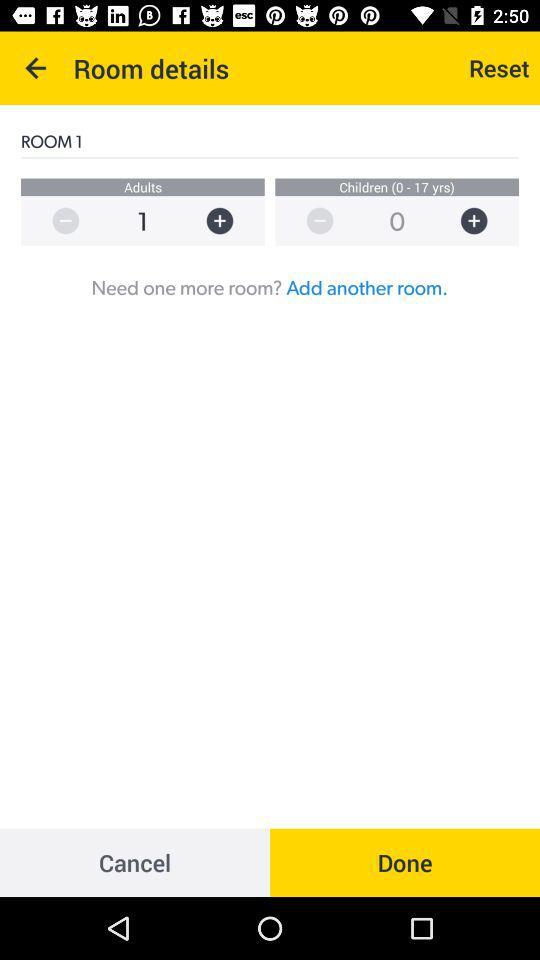 The image size is (540, 960). Describe the element at coordinates (36, 68) in the screenshot. I see `item to the left of the room details icon` at that location.